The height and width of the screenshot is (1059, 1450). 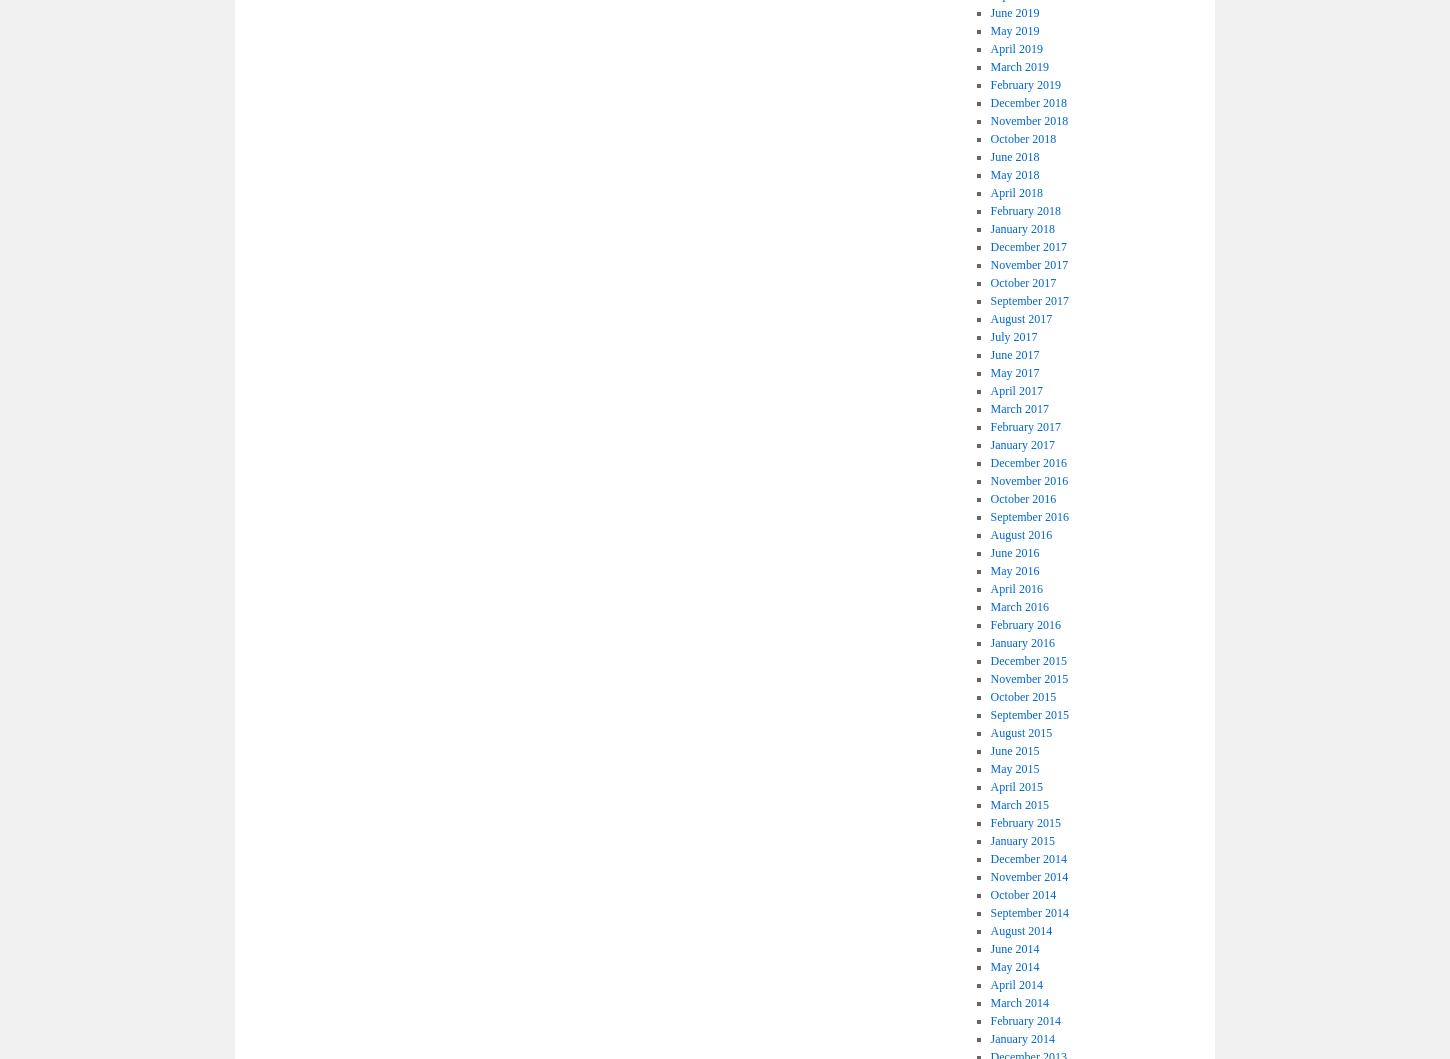 What do you see at coordinates (1029, 264) in the screenshot?
I see `'November 2017'` at bounding box center [1029, 264].